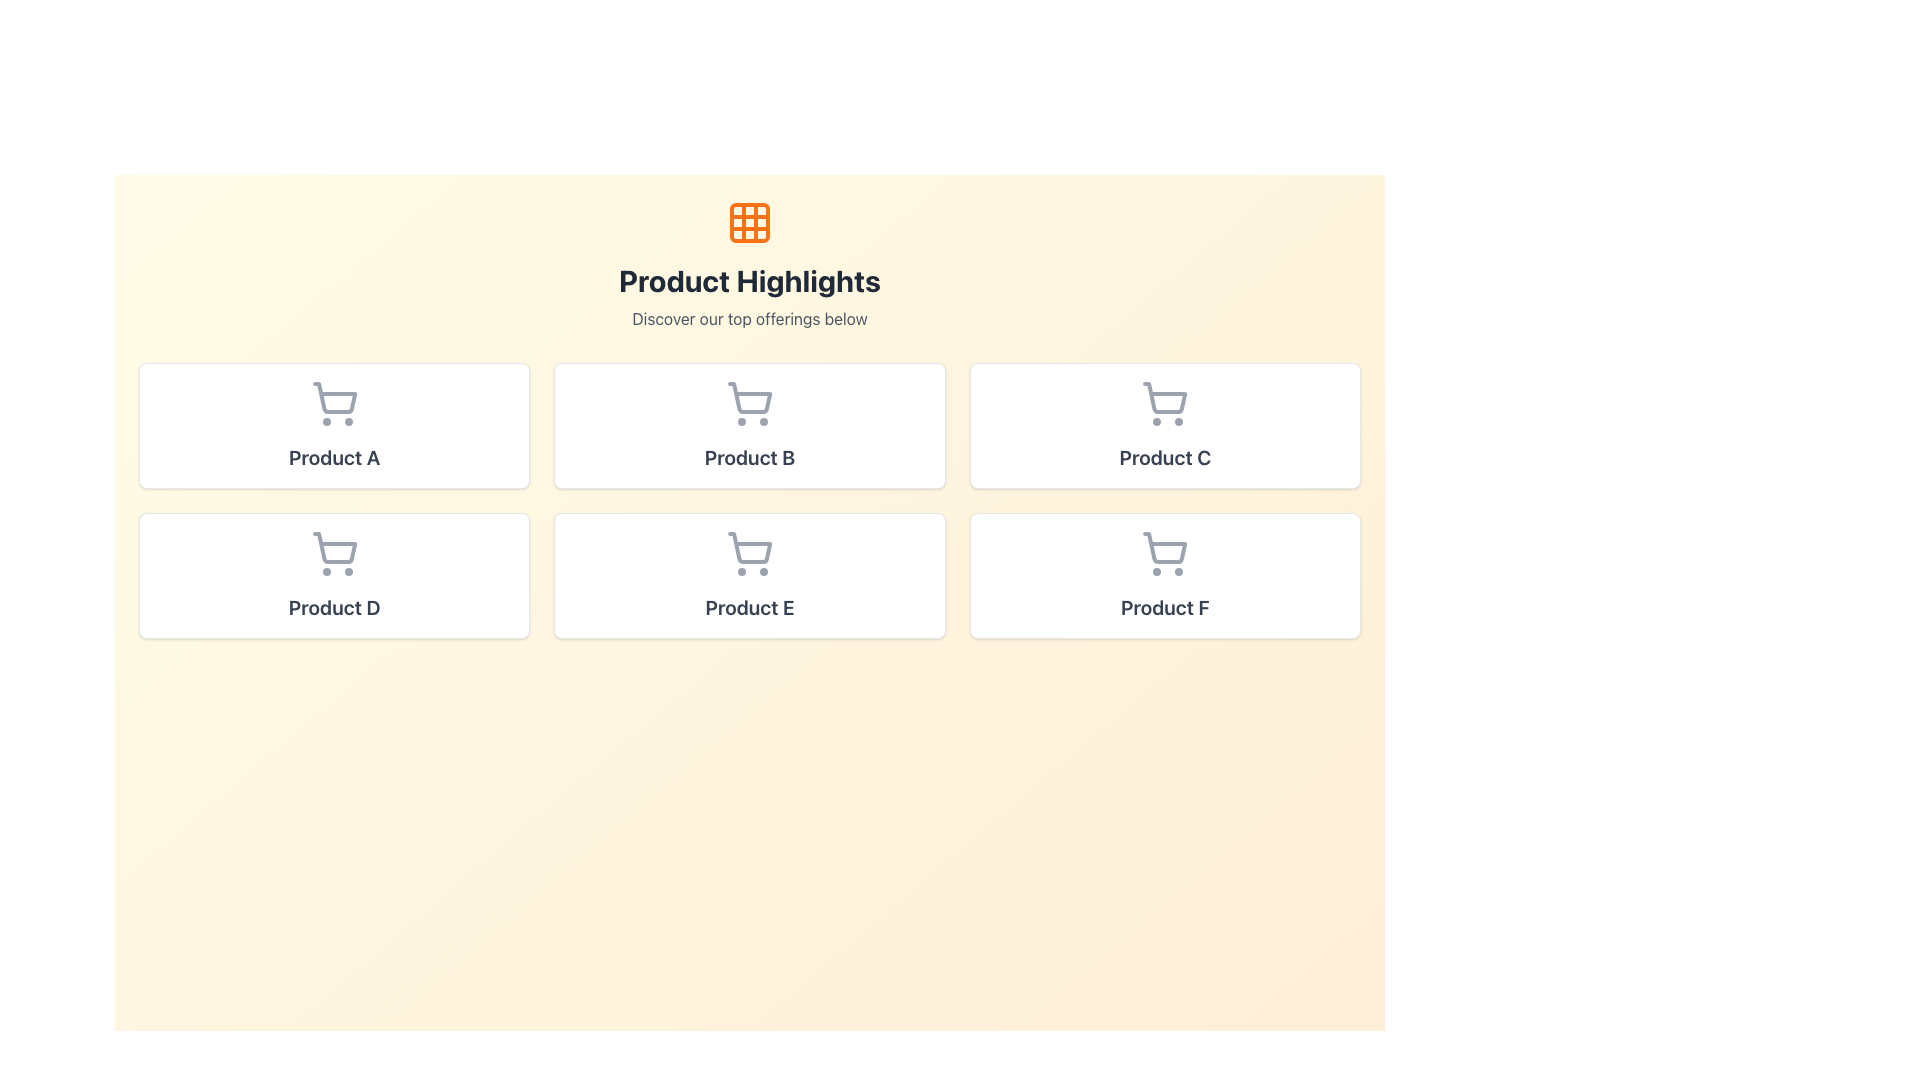  What do you see at coordinates (748, 404) in the screenshot?
I see `the shopping cart icon located at the top center of the 'Product B' card, which indicates the option to add items to the cart for purchase` at bounding box center [748, 404].